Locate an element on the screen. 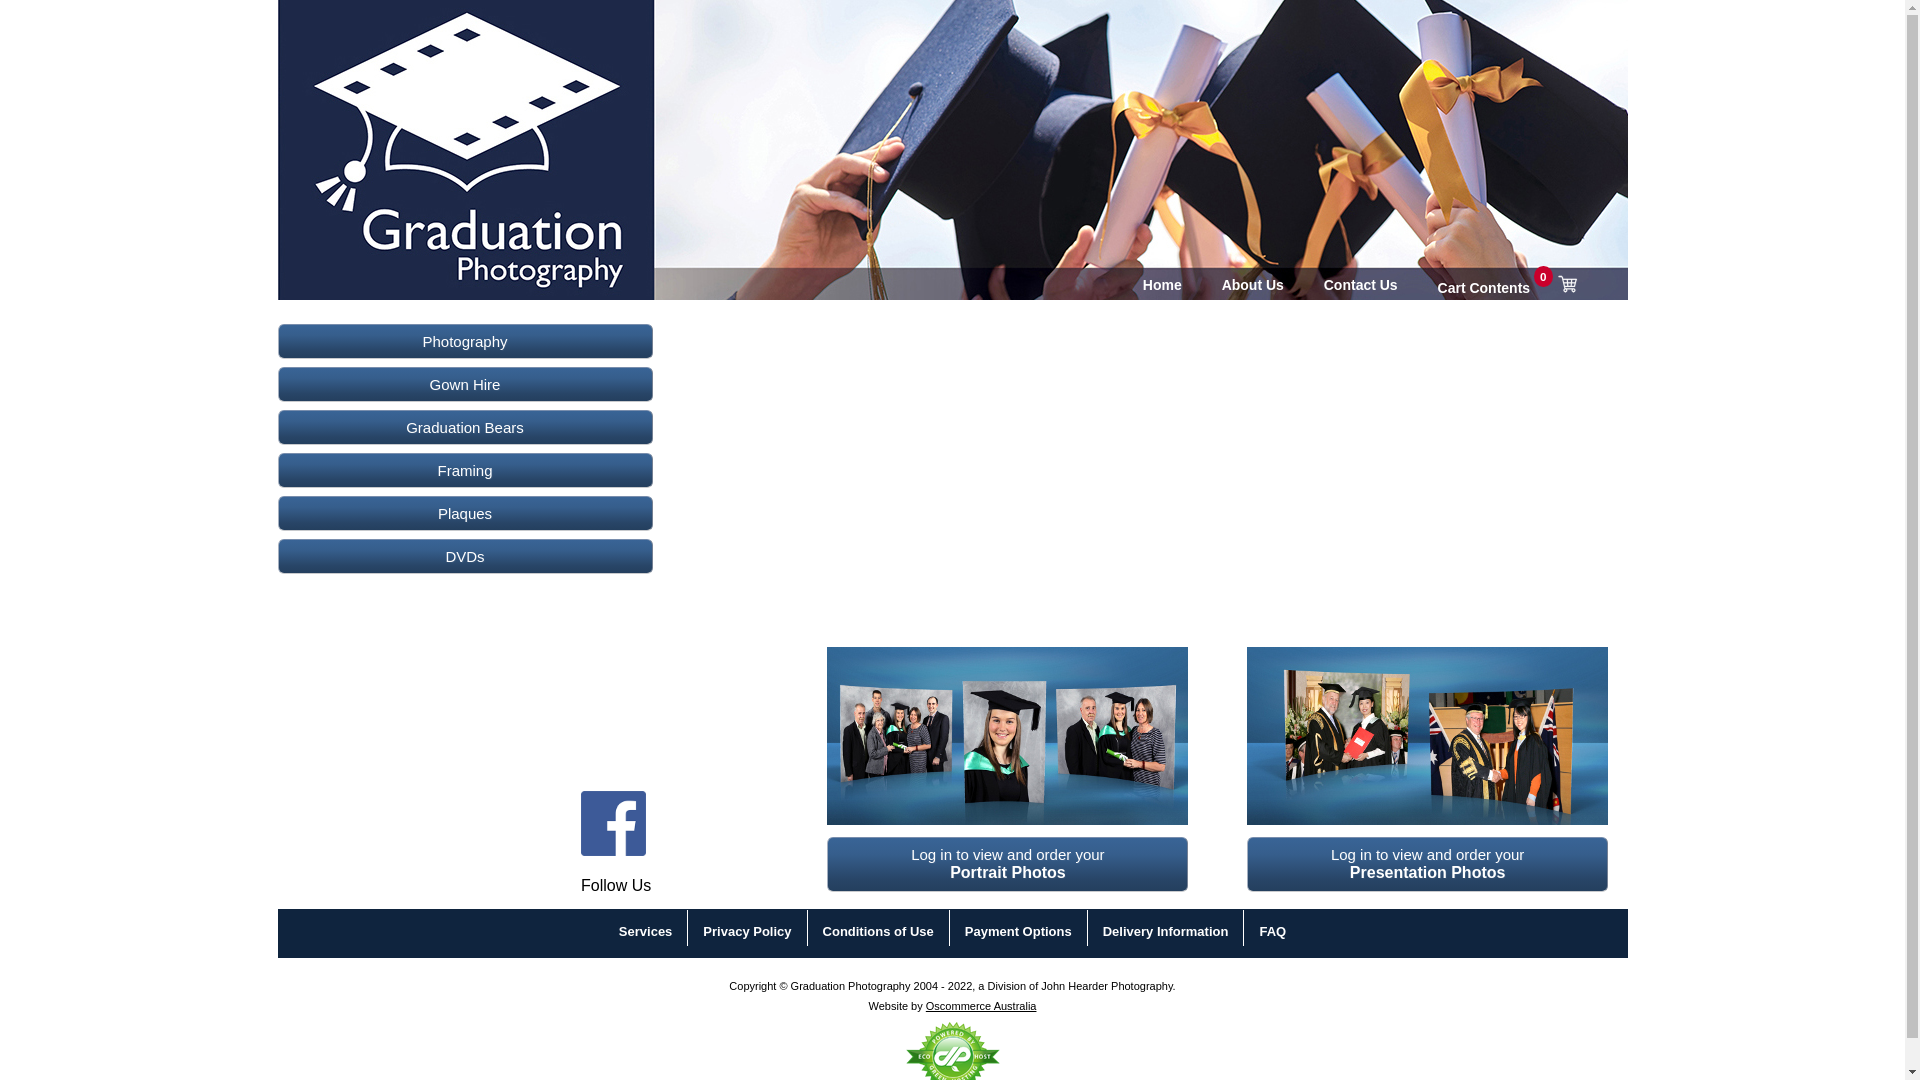 The width and height of the screenshot is (1920, 1080). 'Oscommerce Australia' is located at coordinates (981, 1006).